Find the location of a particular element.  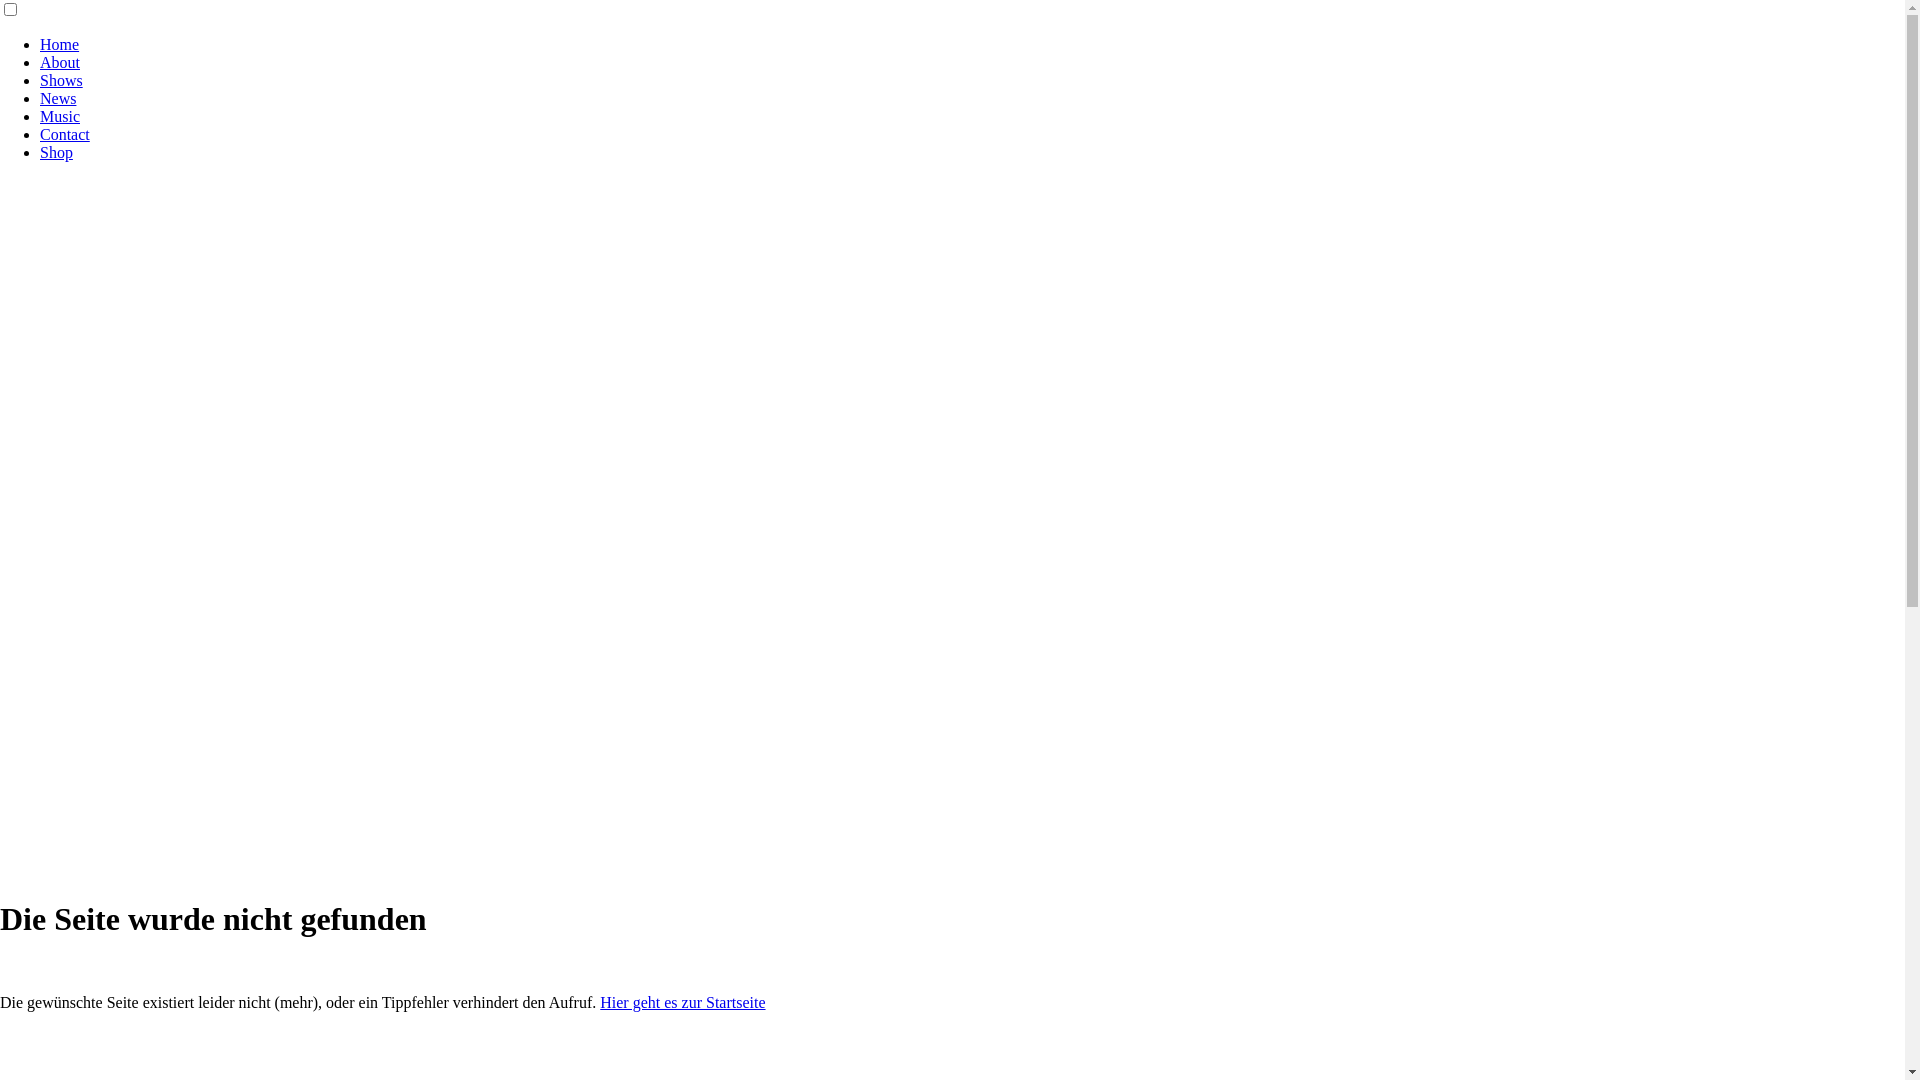

'News' is located at coordinates (57, 98).